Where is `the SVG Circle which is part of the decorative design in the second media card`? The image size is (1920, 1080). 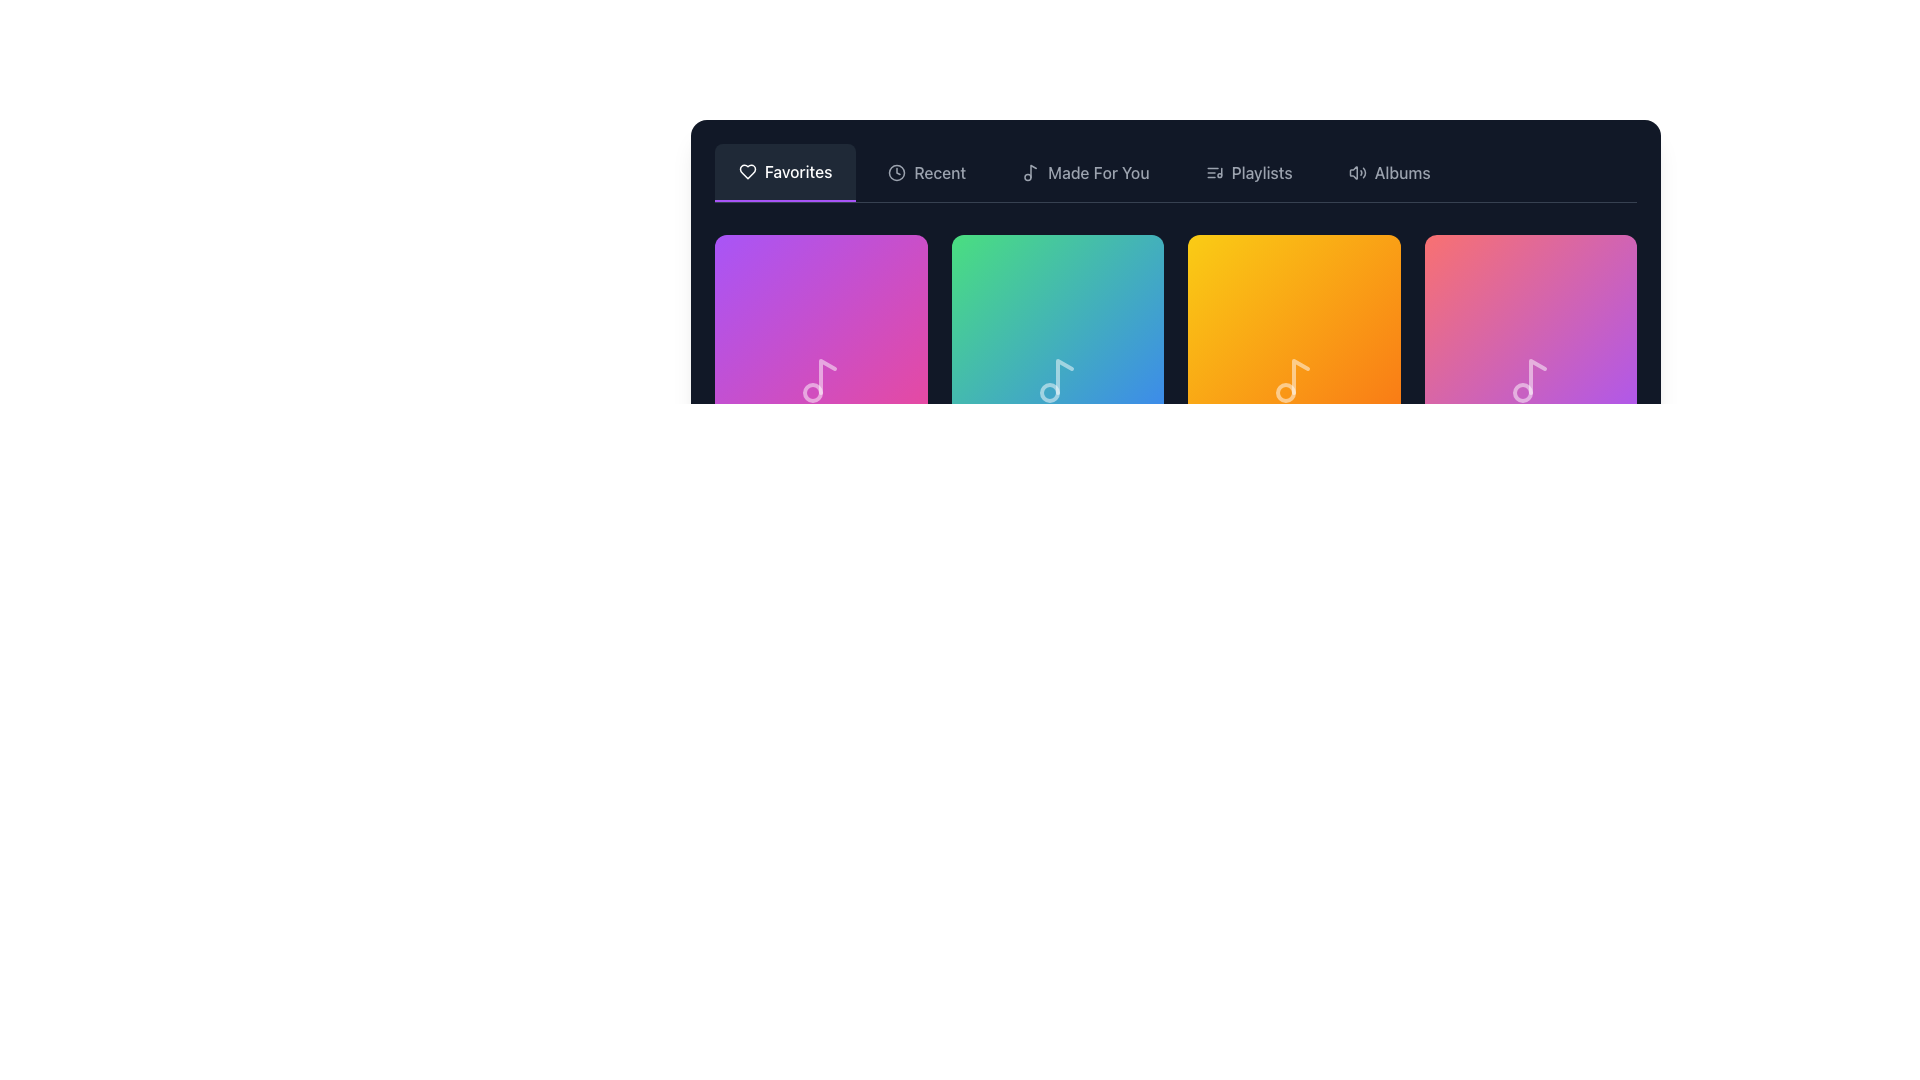 the SVG Circle which is part of the decorative design in the second media card is located at coordinates (1126, 385).